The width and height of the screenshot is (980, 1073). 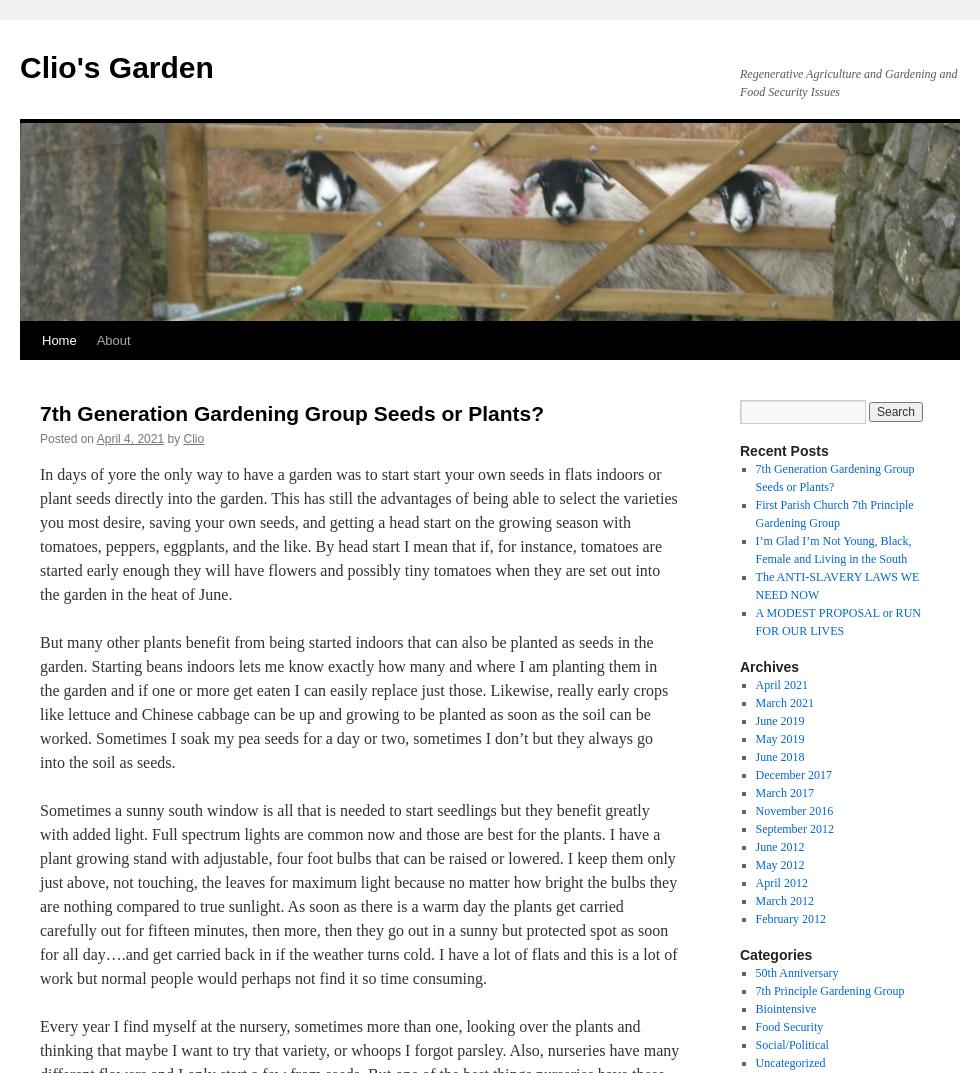 I want to click on 'December 2017', so click(x=793, y=774).